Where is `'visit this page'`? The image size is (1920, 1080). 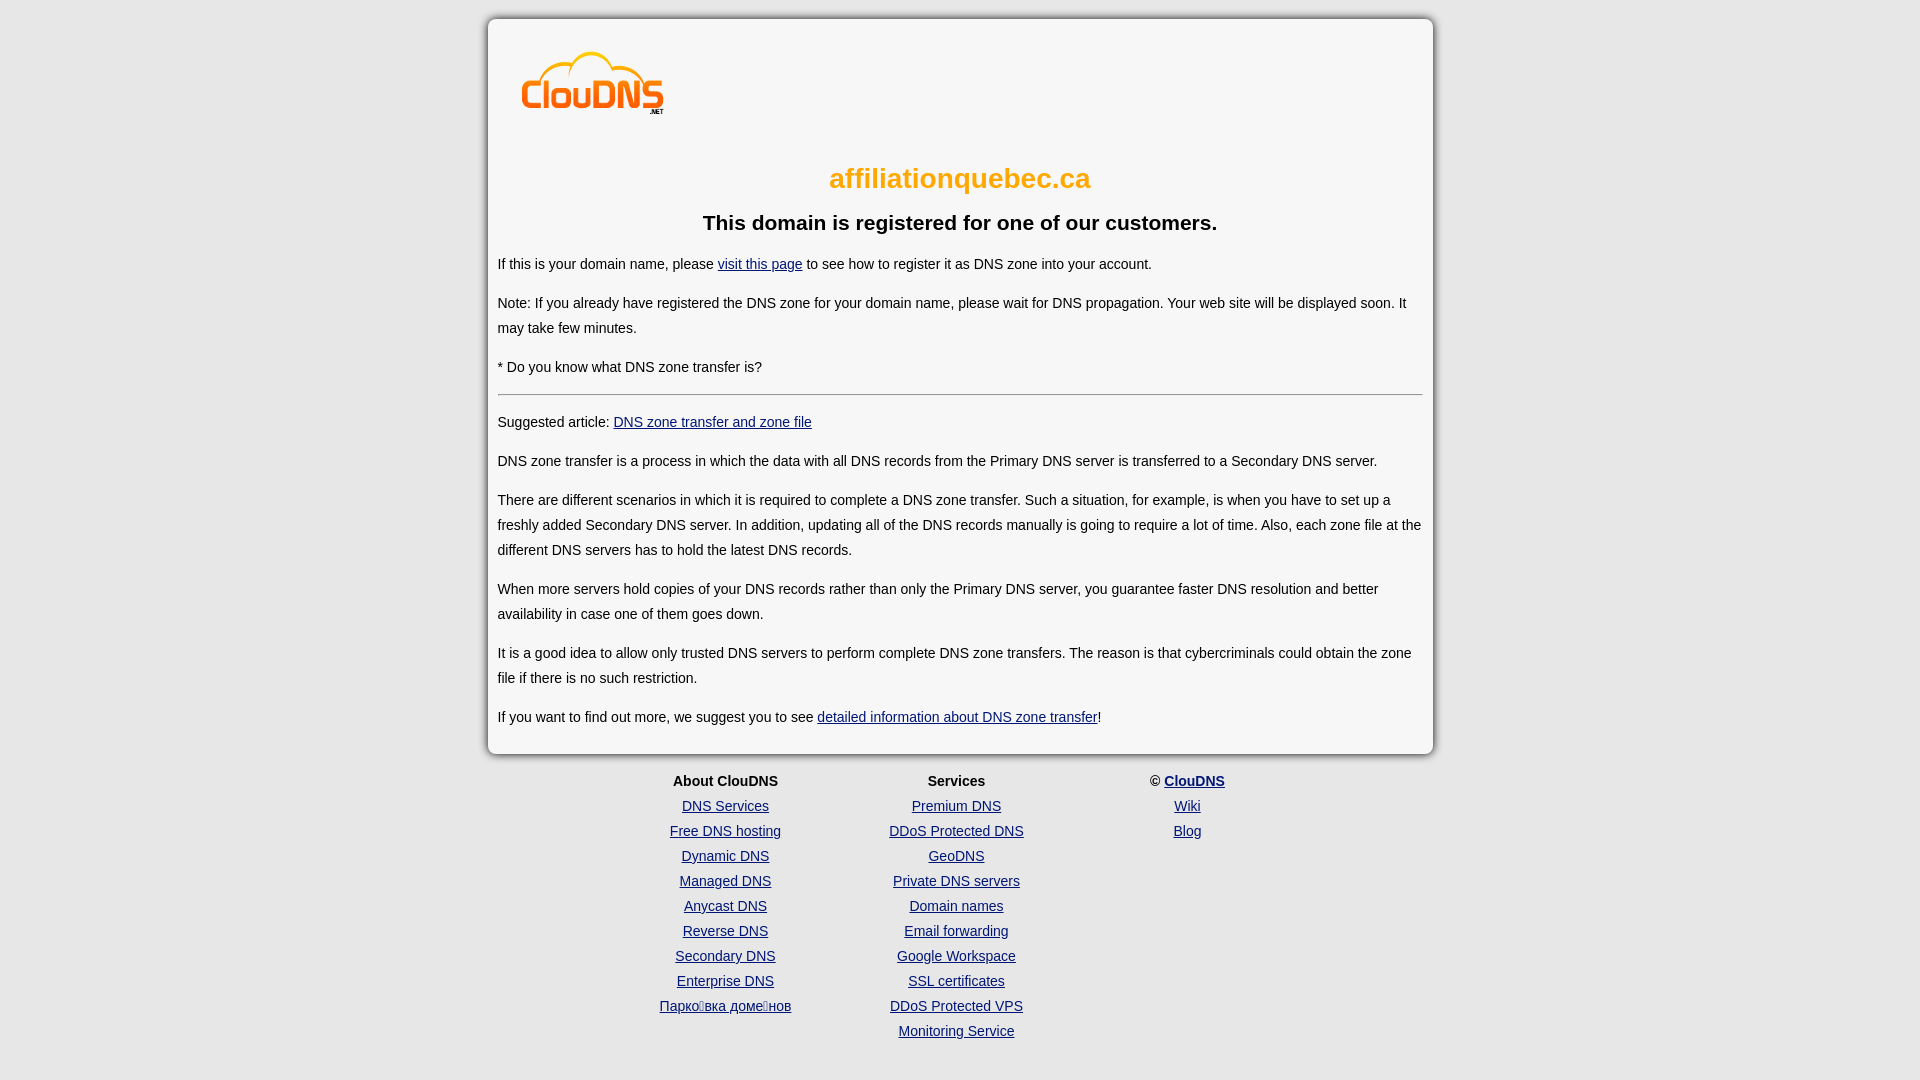
'visit this page' is located at coordinates (759, 262).